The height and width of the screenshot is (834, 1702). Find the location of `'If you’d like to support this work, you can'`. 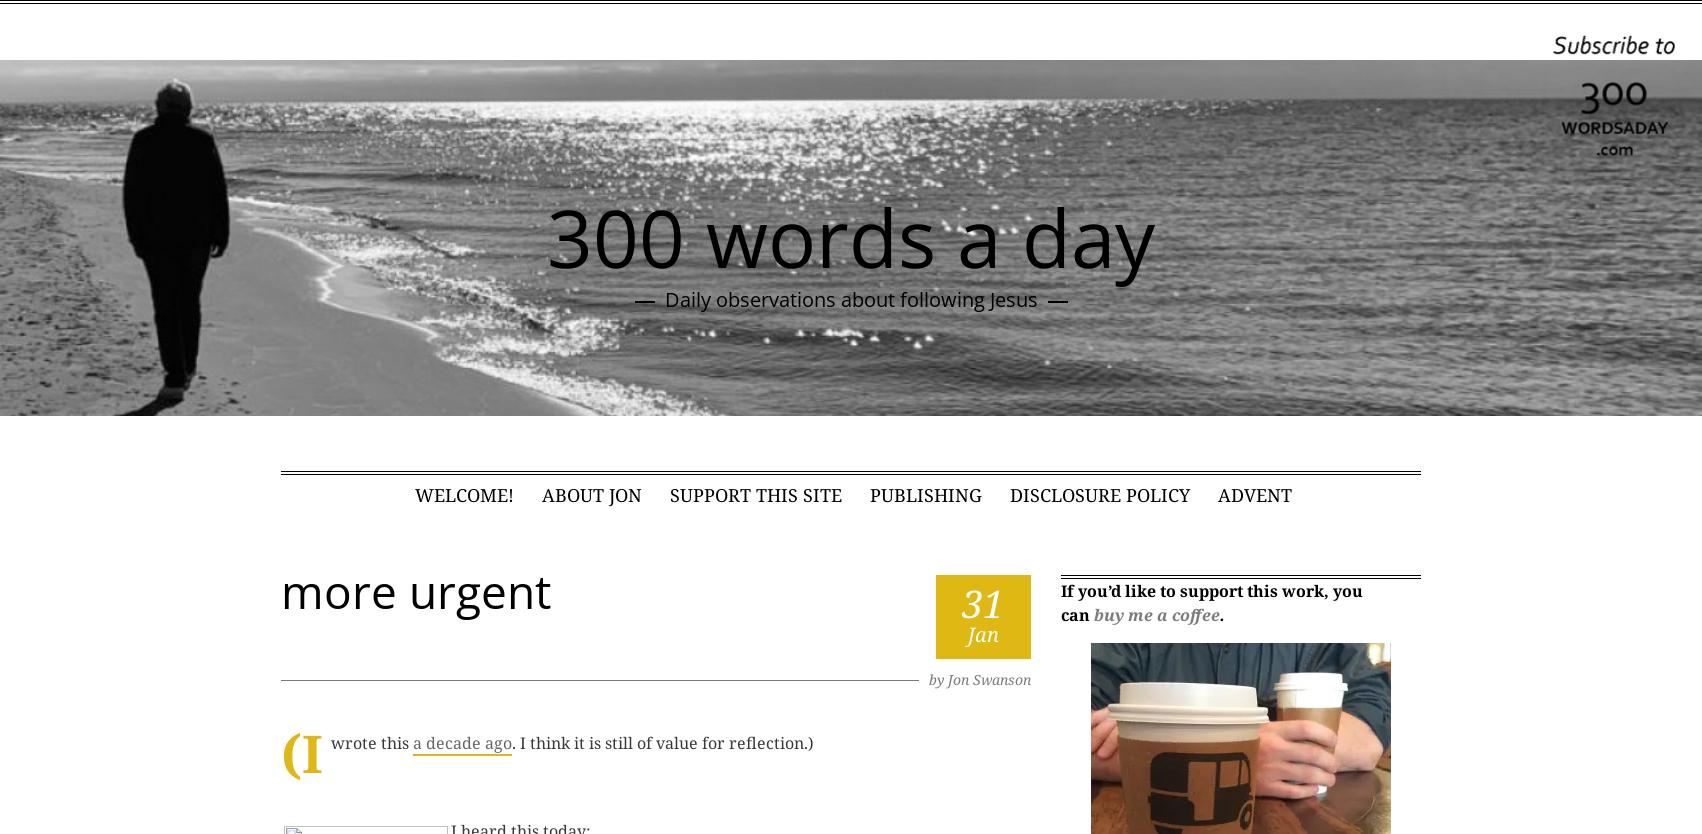

'If you’d like to support this work, you can' is located at coordinates (1211, 601).